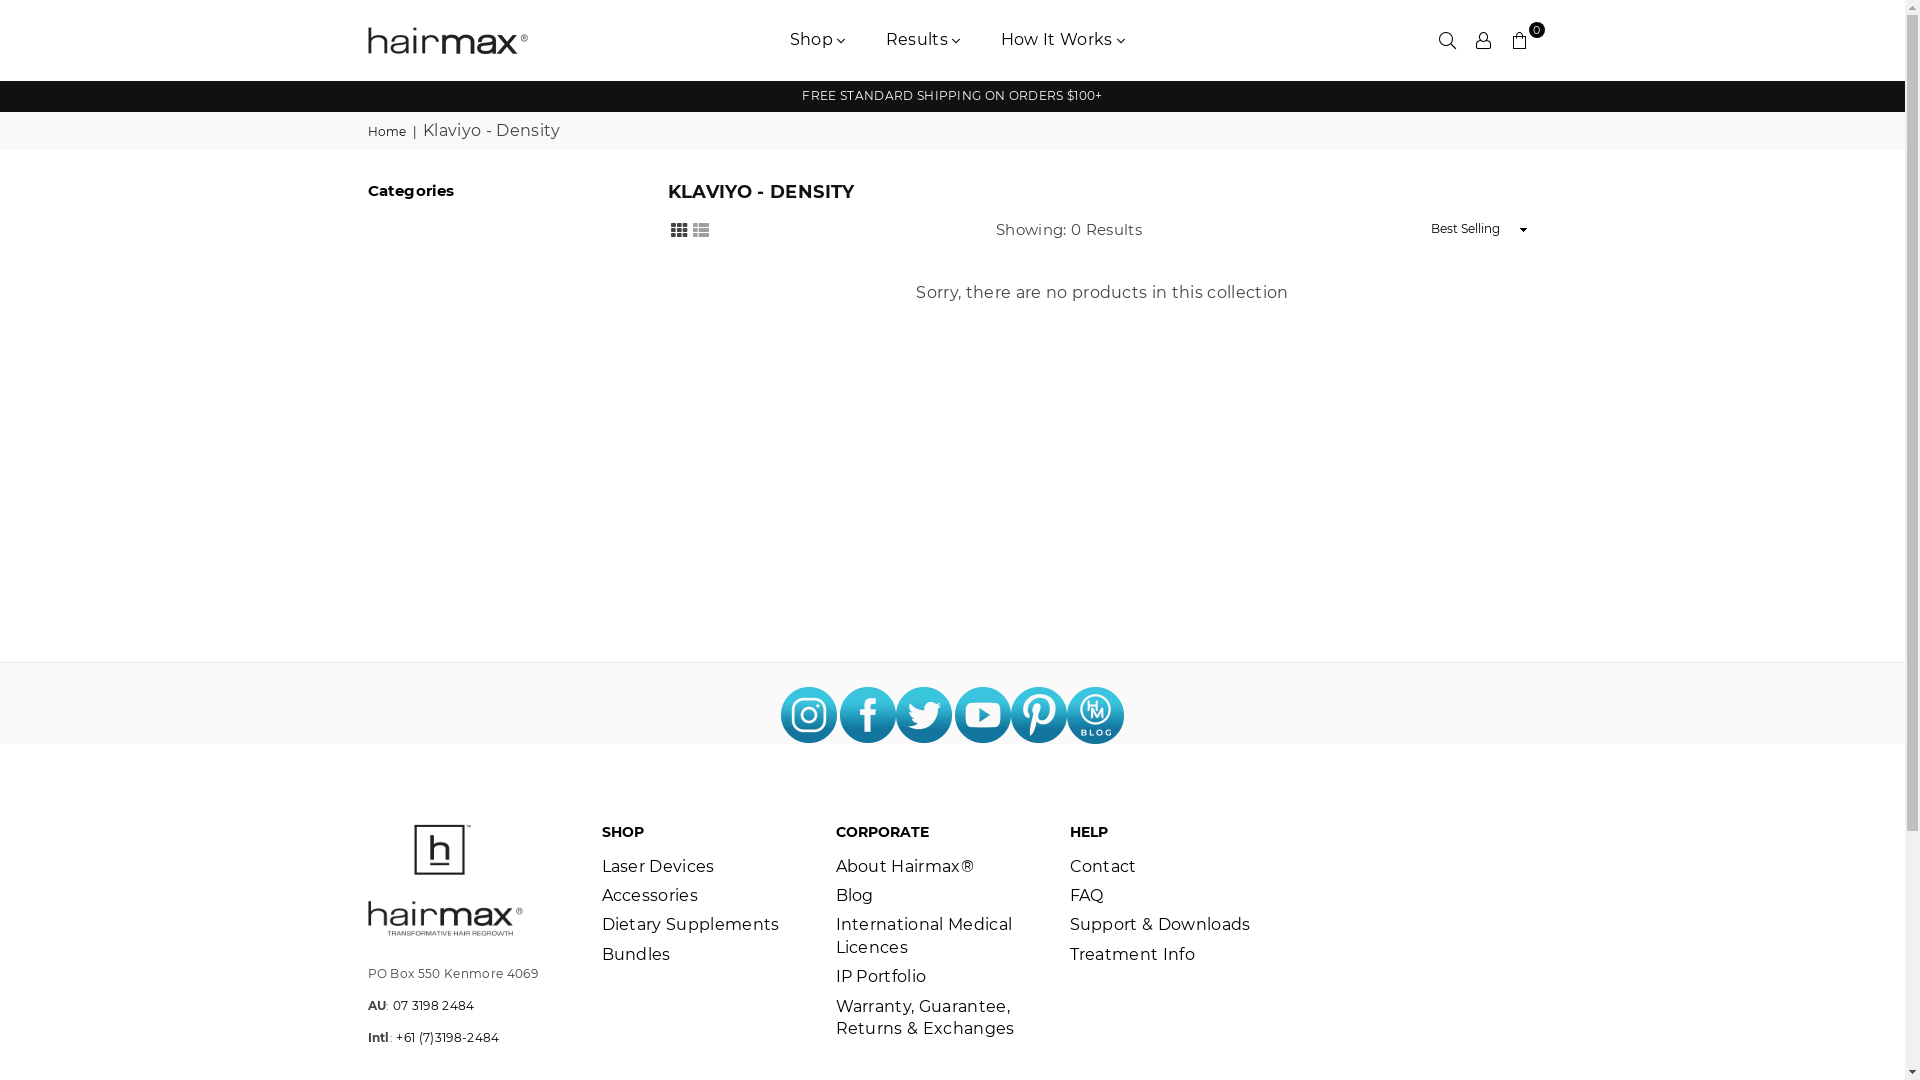 The width and height of the screenshot is (1920, 1080). Describe the element at coordinates (1483, 39) in the screenshot. I see `'Settings'` at that location.